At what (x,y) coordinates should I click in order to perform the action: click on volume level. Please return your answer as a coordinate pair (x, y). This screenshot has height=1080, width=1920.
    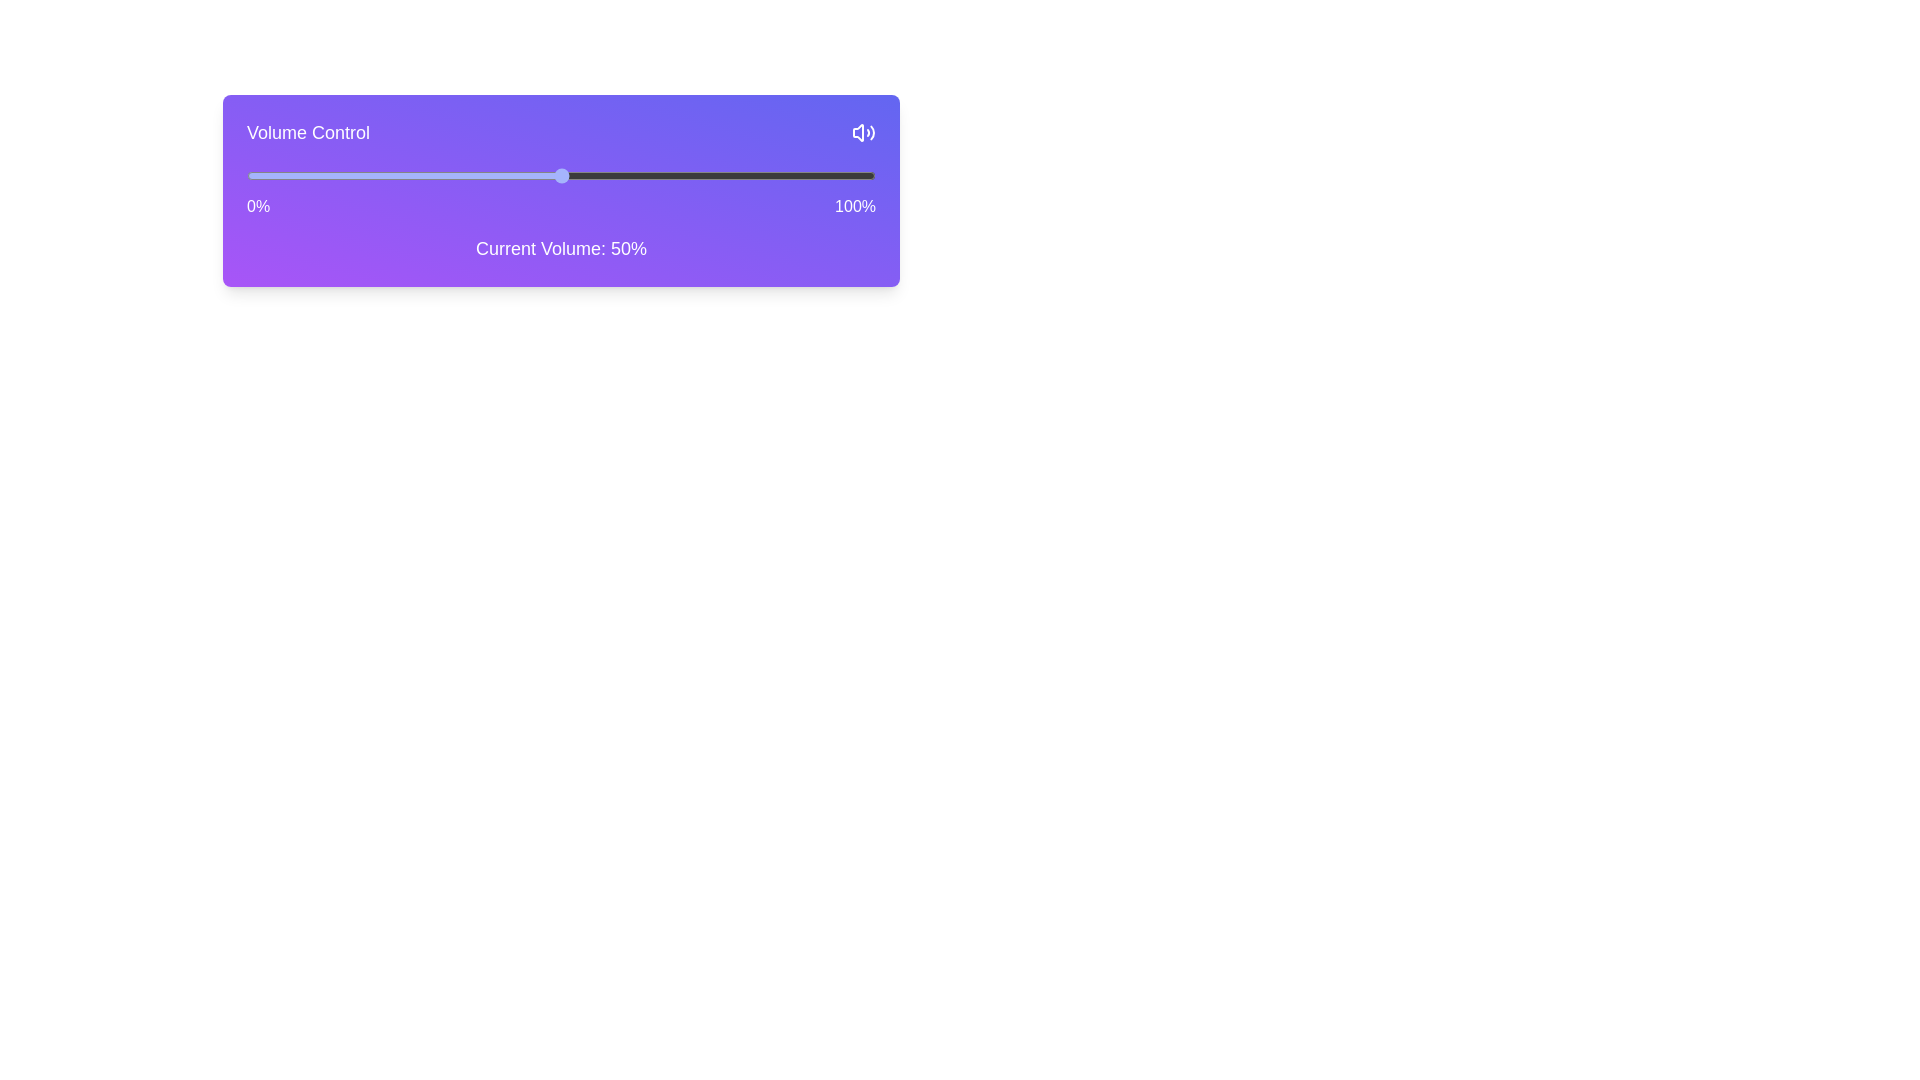
    Looking at the image, I should click on (591, 175).